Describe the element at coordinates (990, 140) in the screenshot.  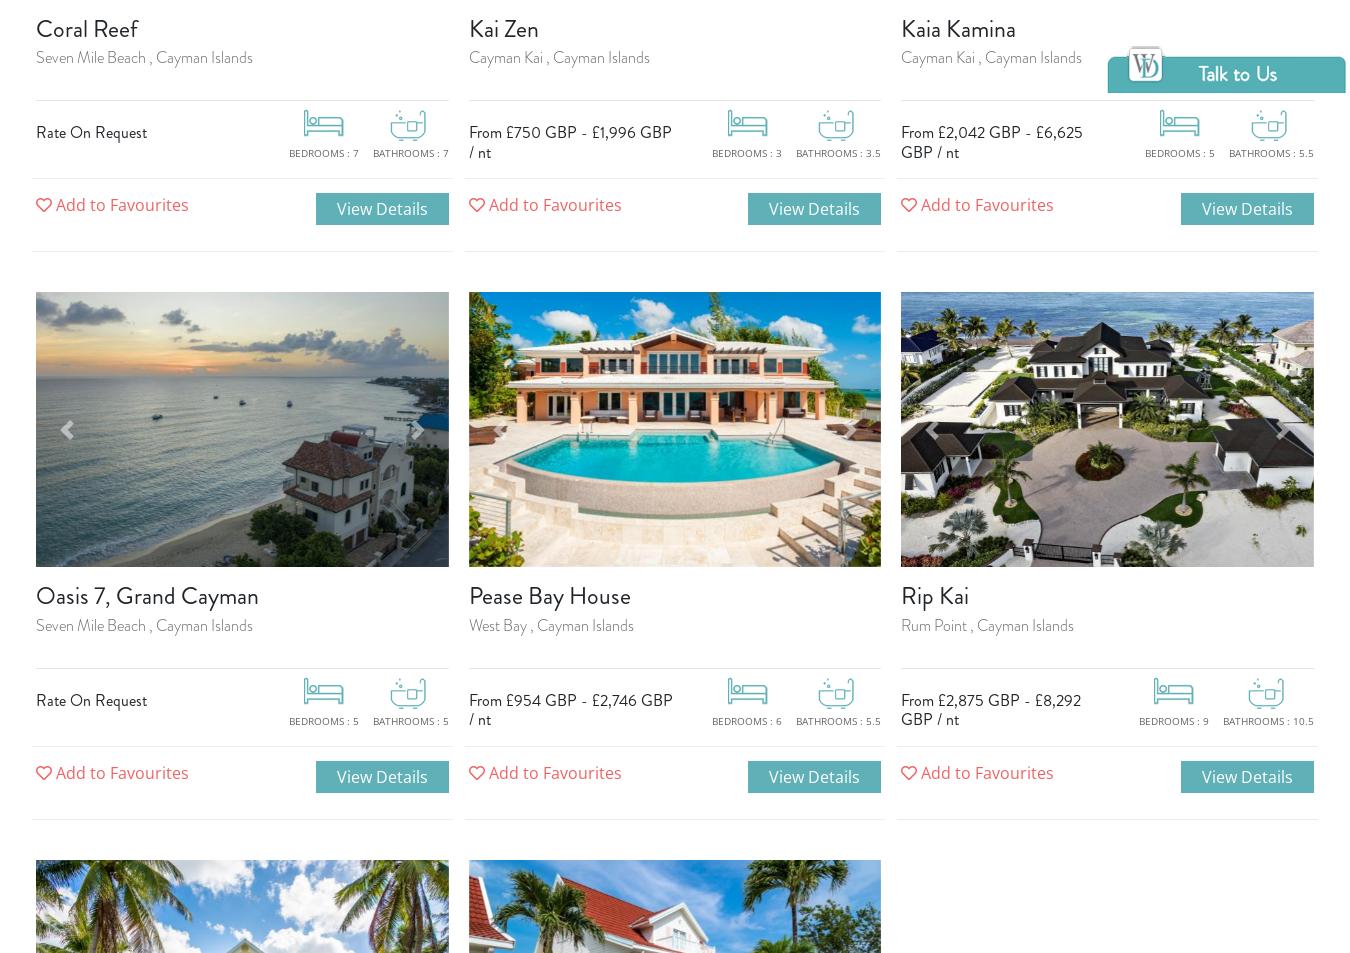
I see `'From £2,042 GBP - £6,625 GBP / nt'` at that location.